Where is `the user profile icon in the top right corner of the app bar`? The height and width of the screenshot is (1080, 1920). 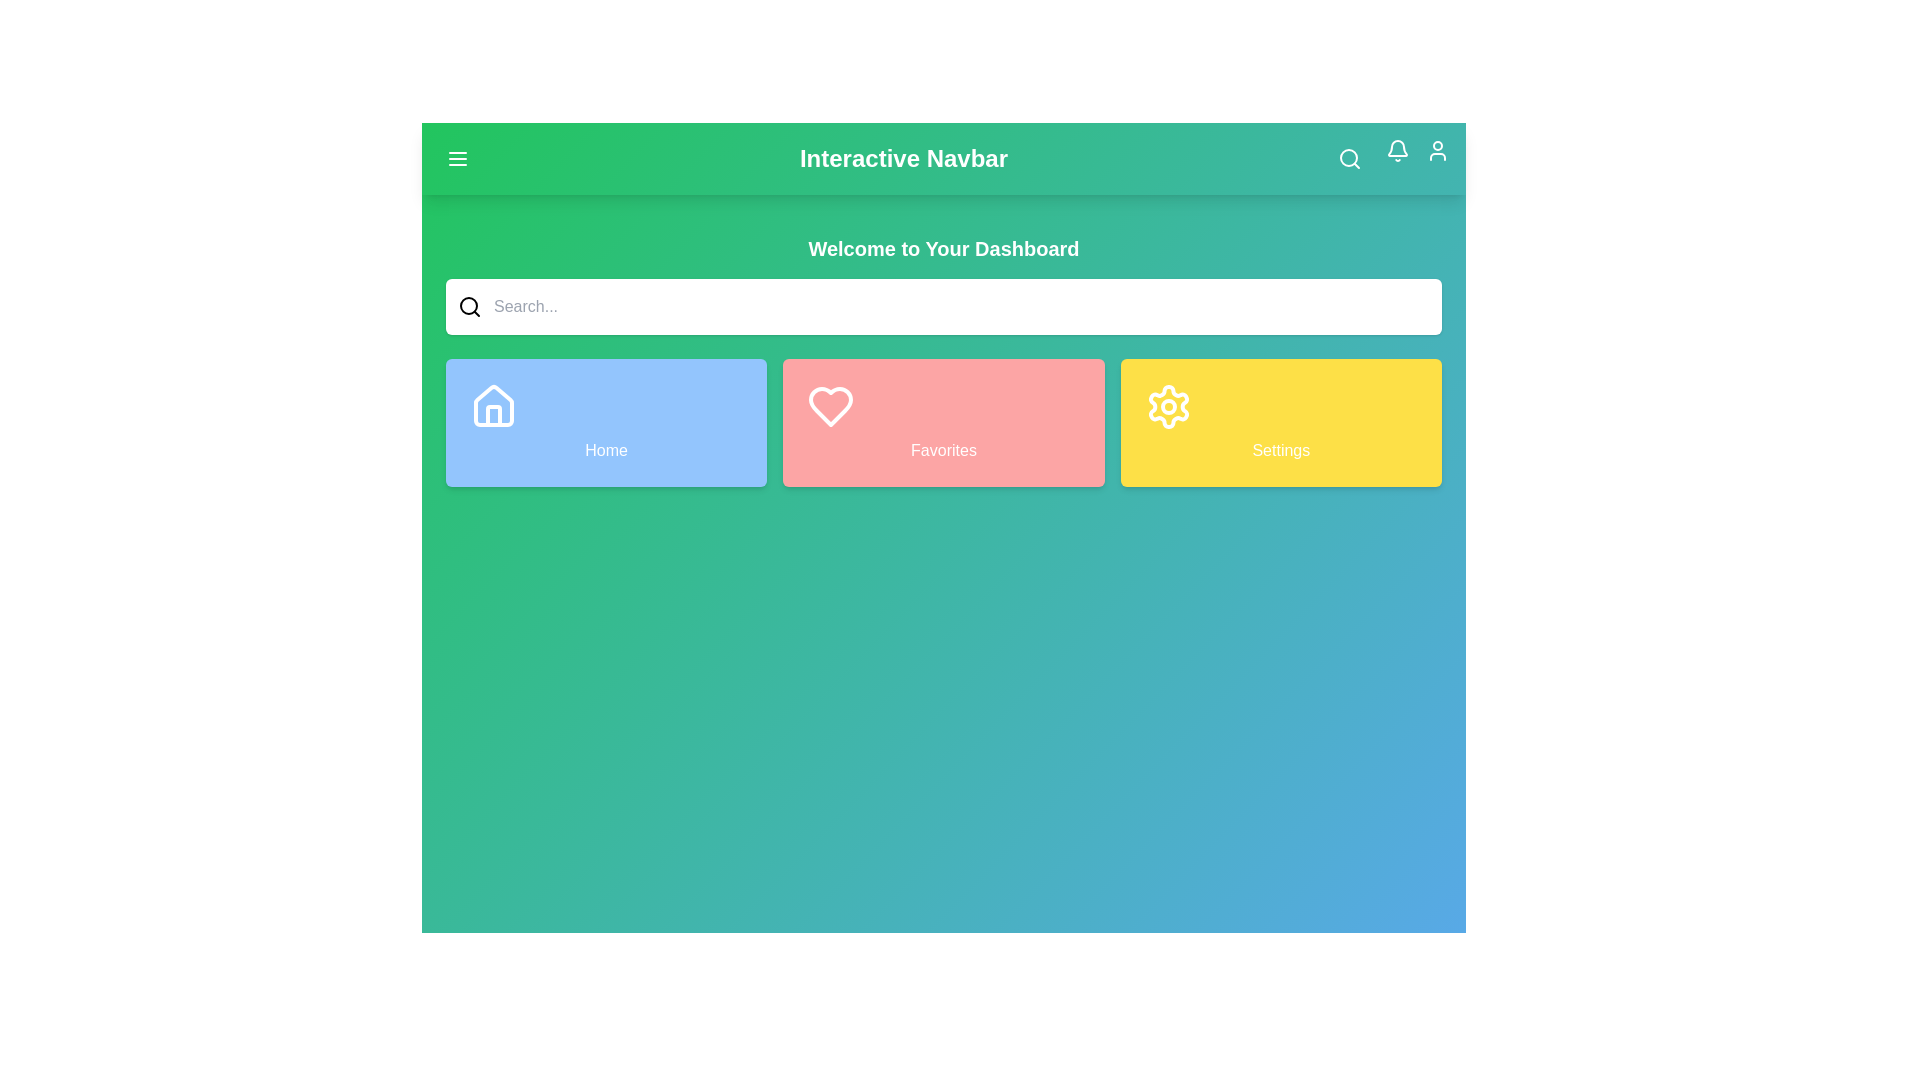 the user profile icon in the top right corner of the app bar is located at coordinates (1436, 149).